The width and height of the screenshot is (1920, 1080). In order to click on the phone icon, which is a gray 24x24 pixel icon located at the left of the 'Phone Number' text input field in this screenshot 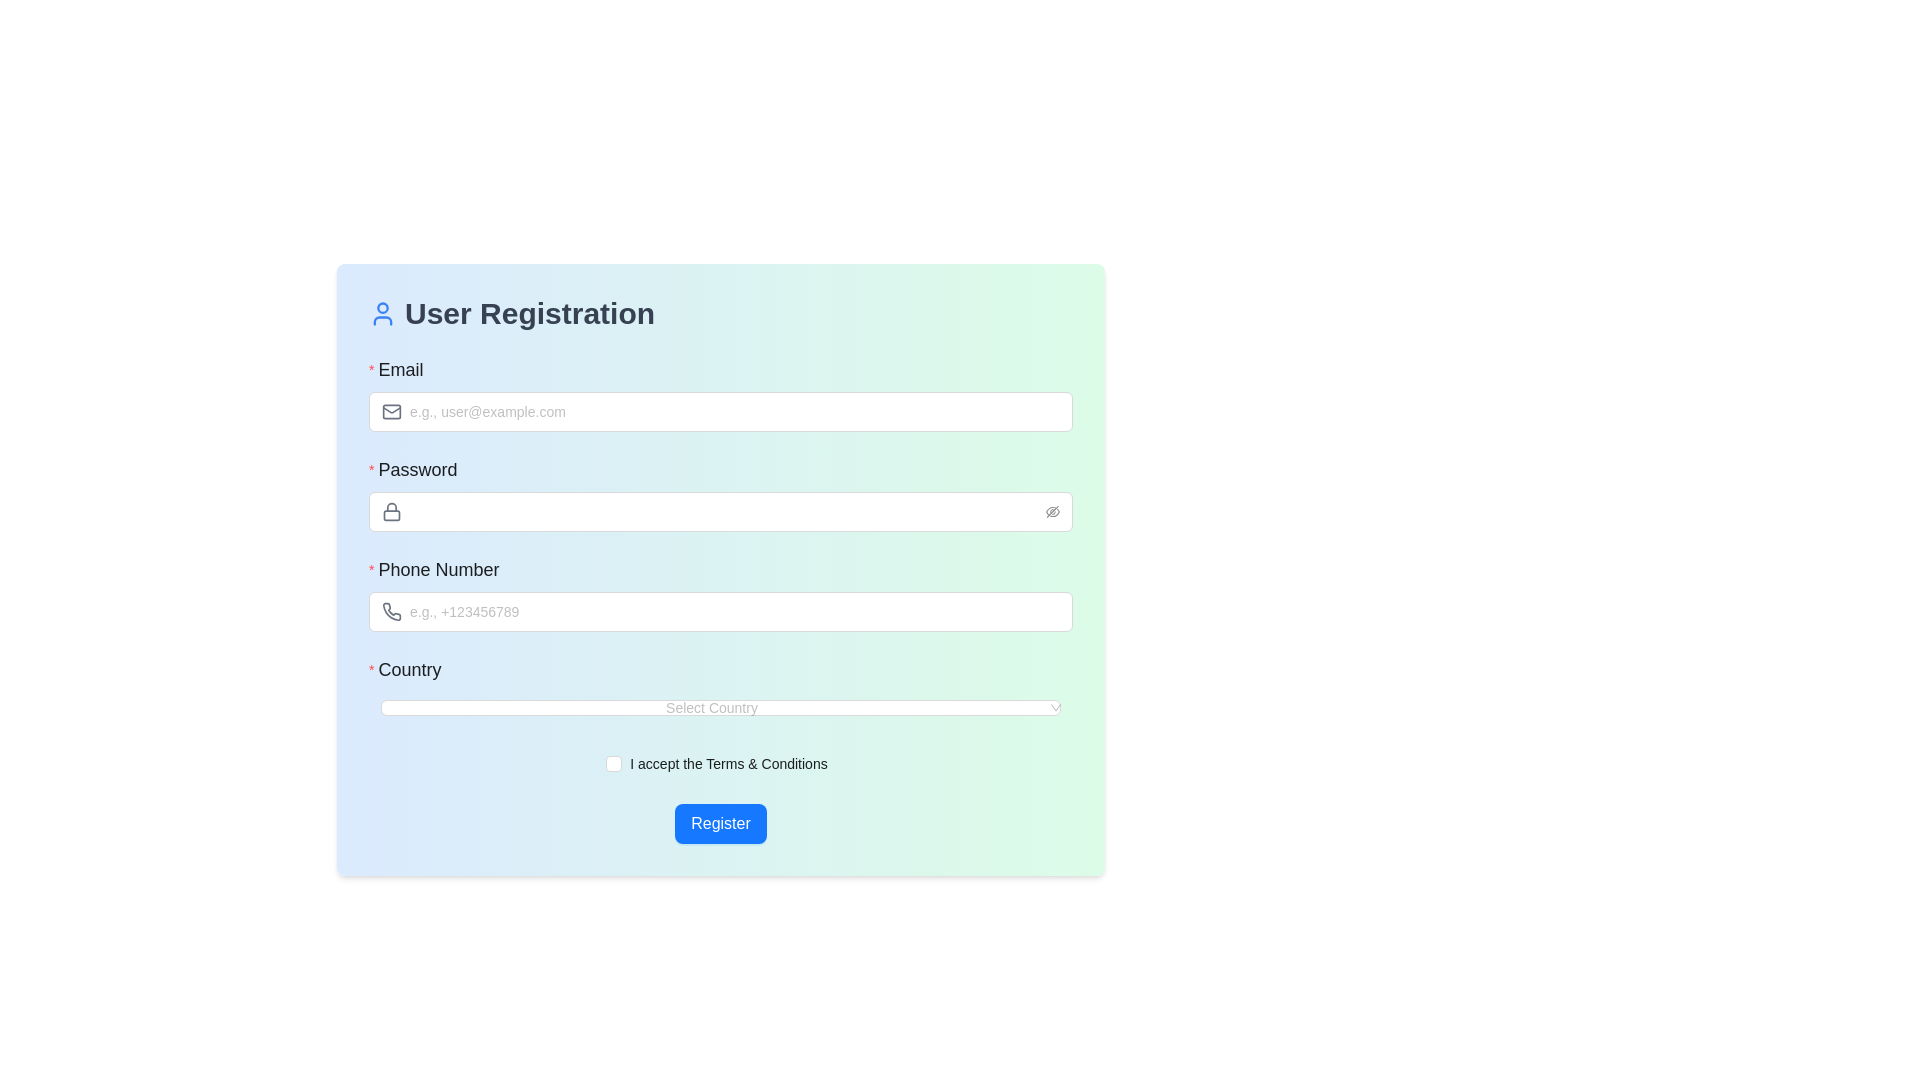, I will do `click(393, 611)`.